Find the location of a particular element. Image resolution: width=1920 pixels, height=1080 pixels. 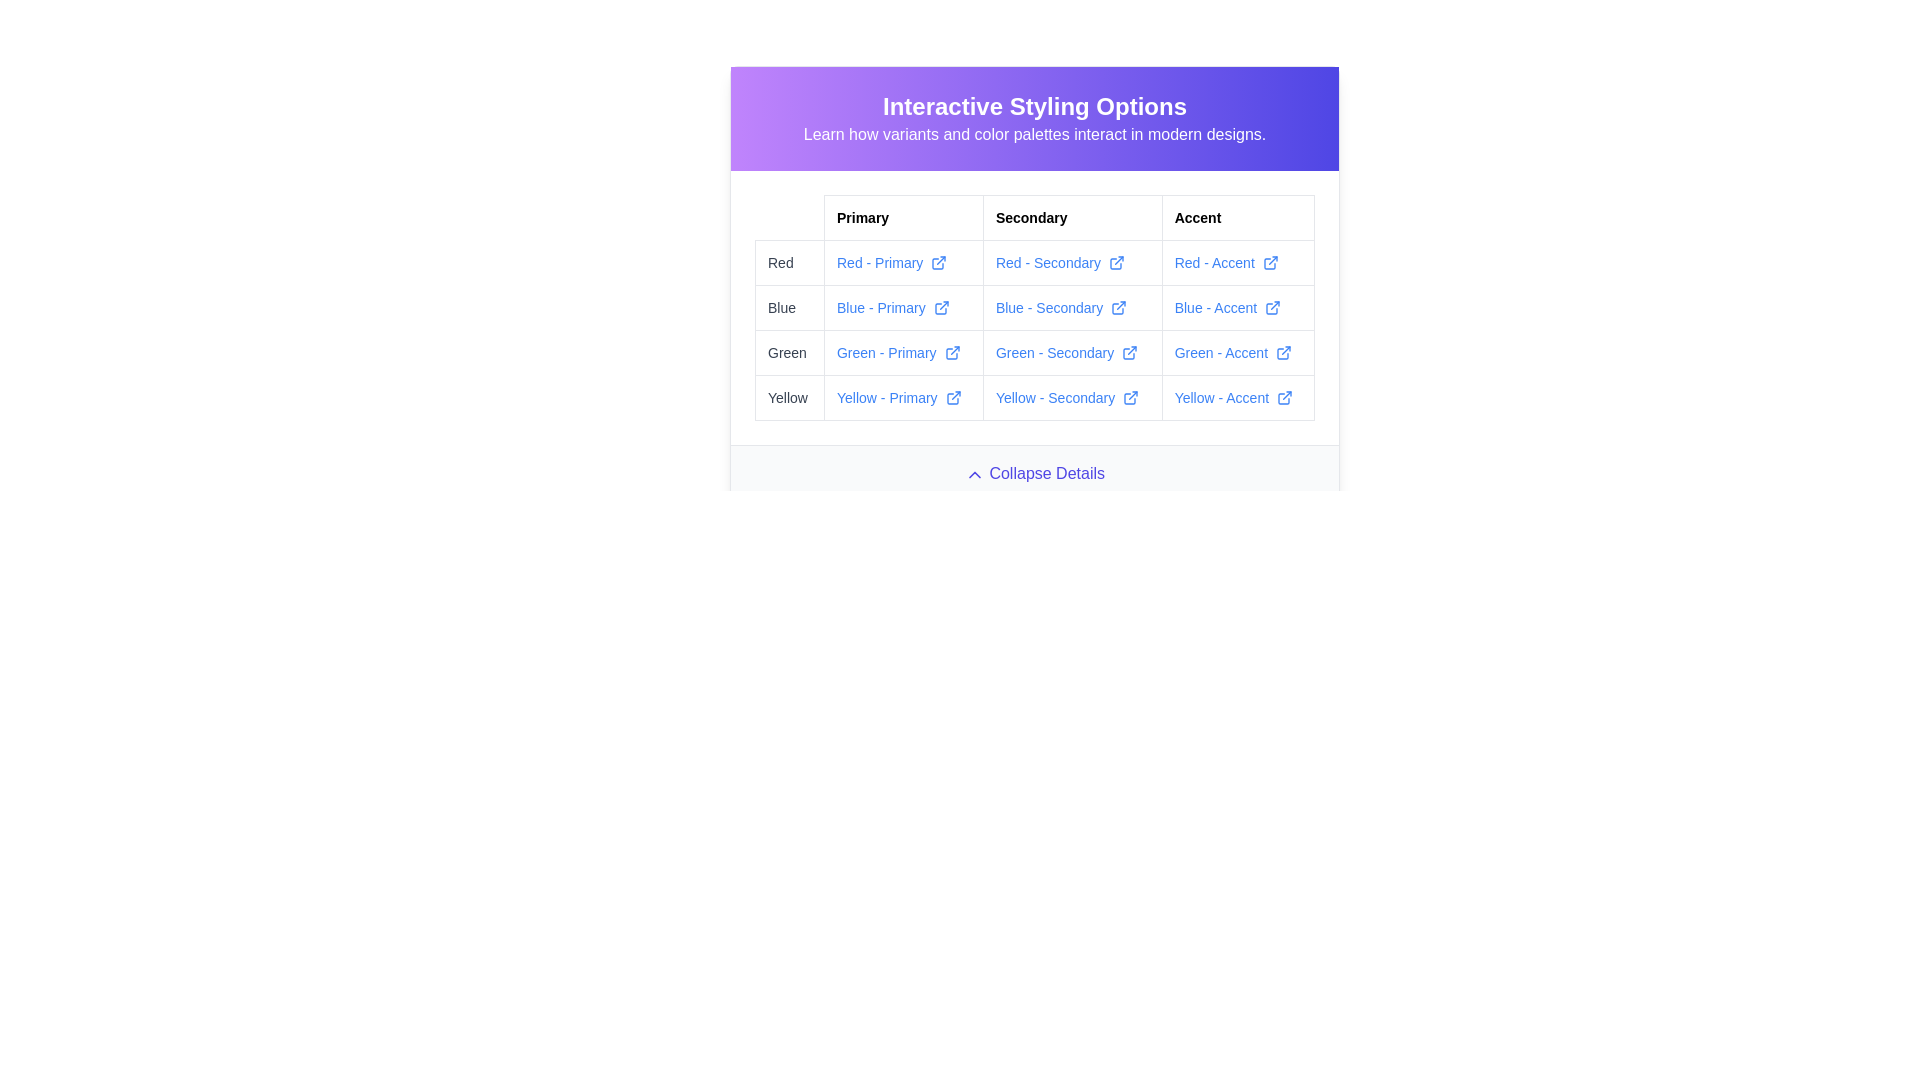

the hyperlink labeled 'Yellow - Secondary', which is styled in blue text with an underline and has an external link icon, located is located at coordinates (1035, 397).